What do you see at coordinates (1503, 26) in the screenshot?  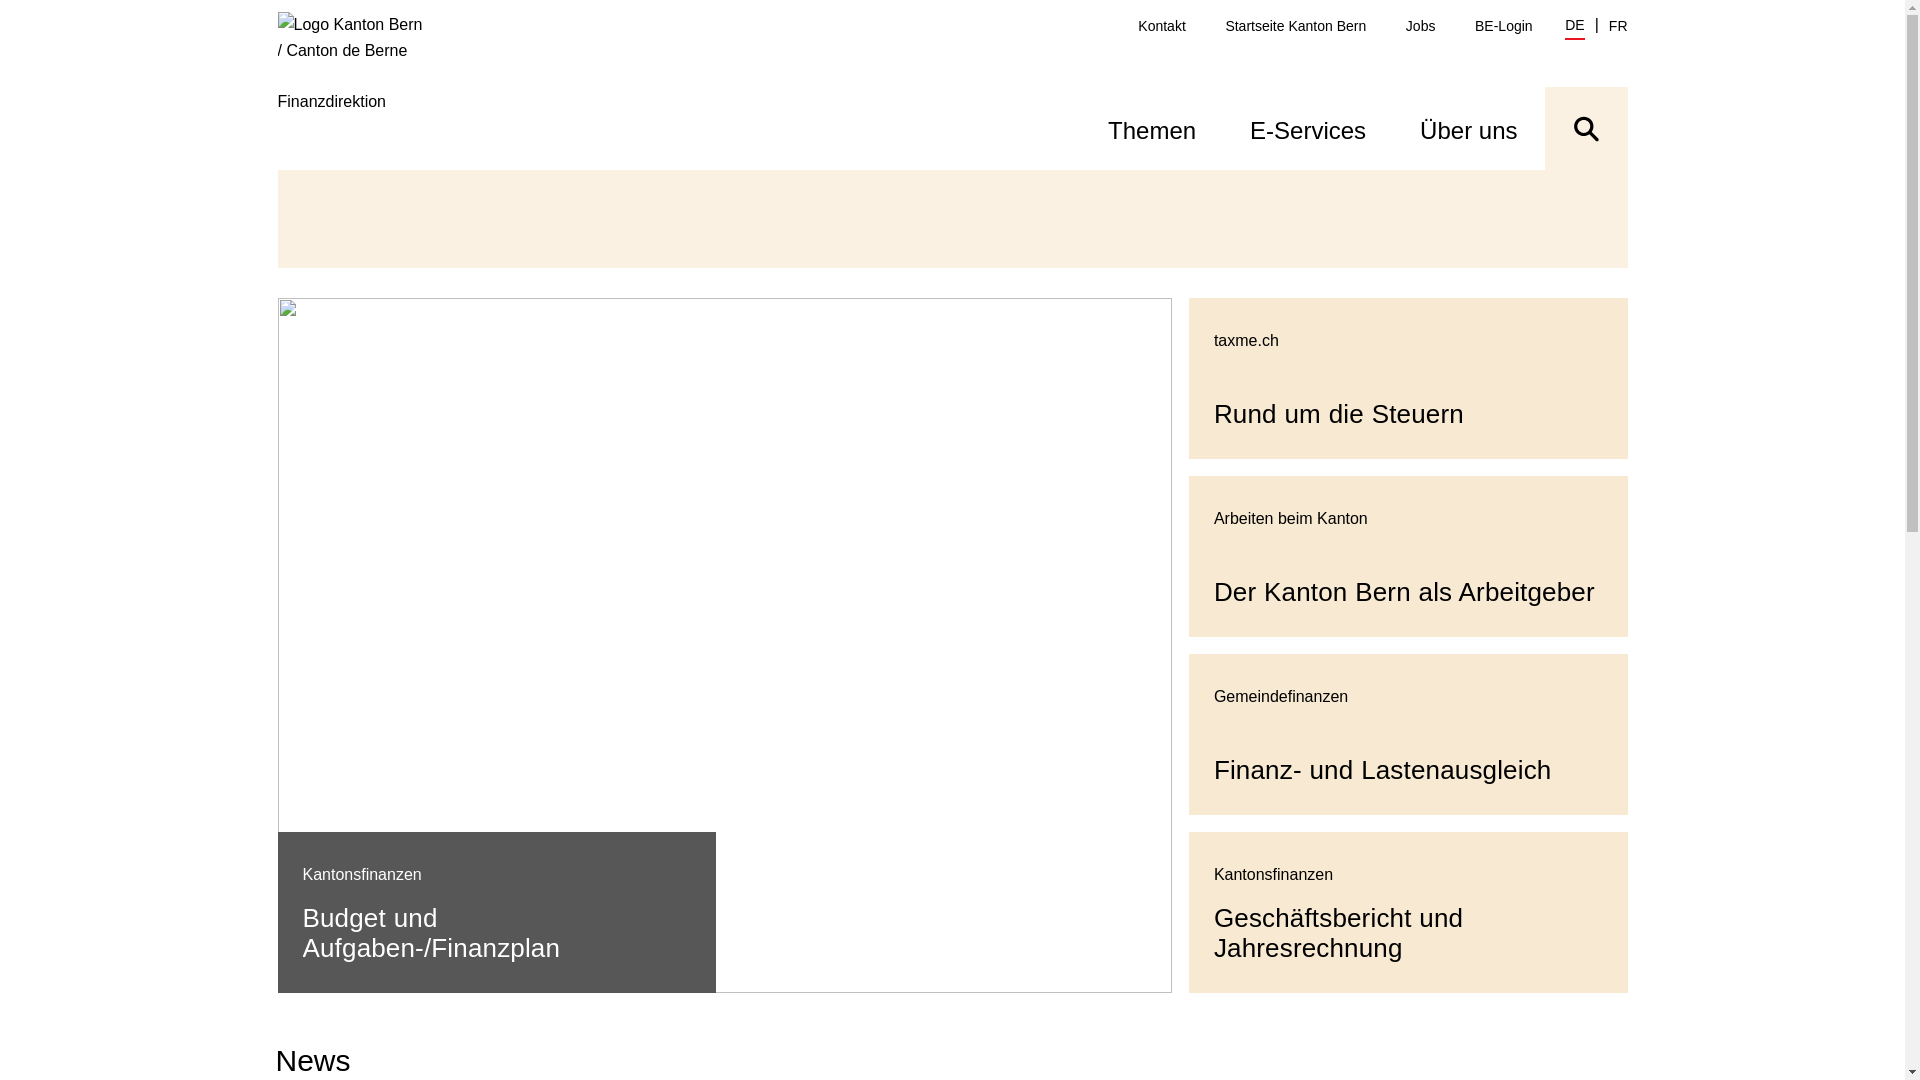 I see `'BE-Login'` at bounding box center [1503, 26].